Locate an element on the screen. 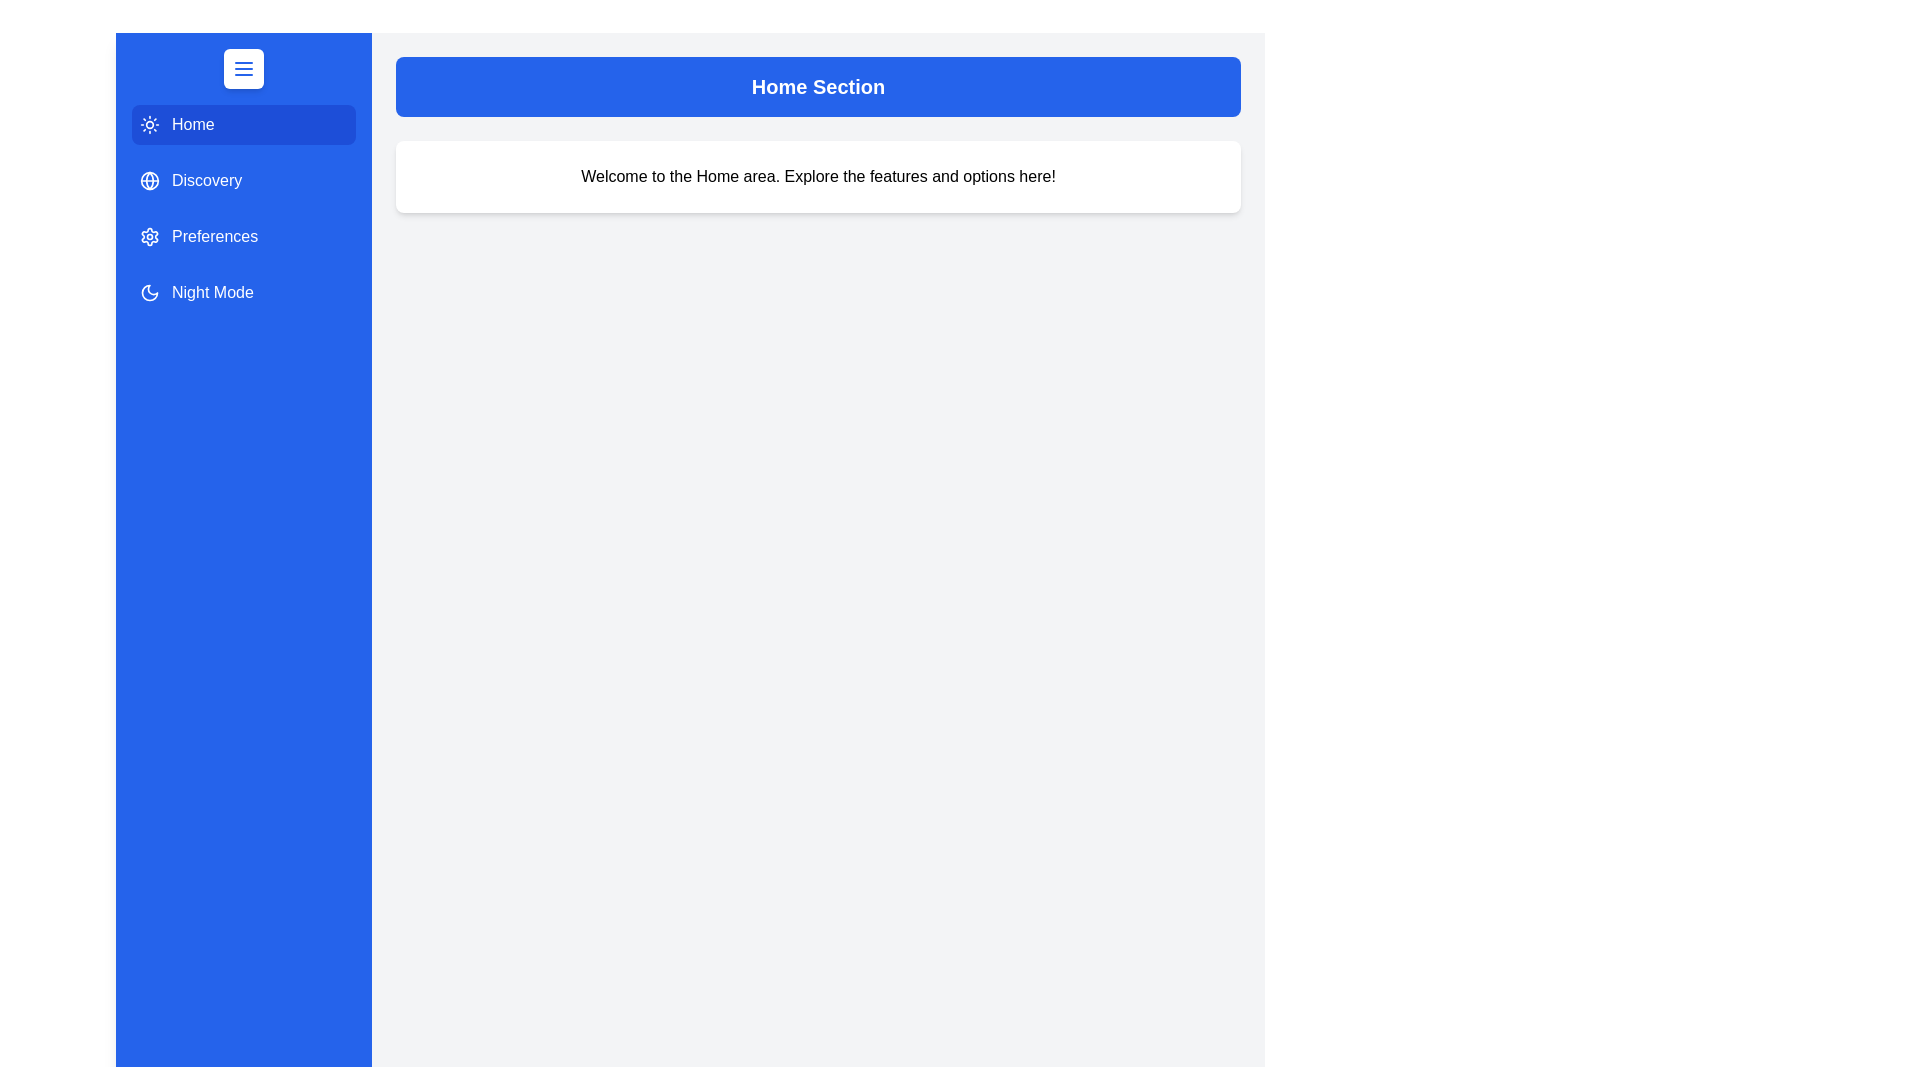 This screenshot has height=1080, width=1920. the button to toggle the drawer visibility is located at coordinates (243, 68).